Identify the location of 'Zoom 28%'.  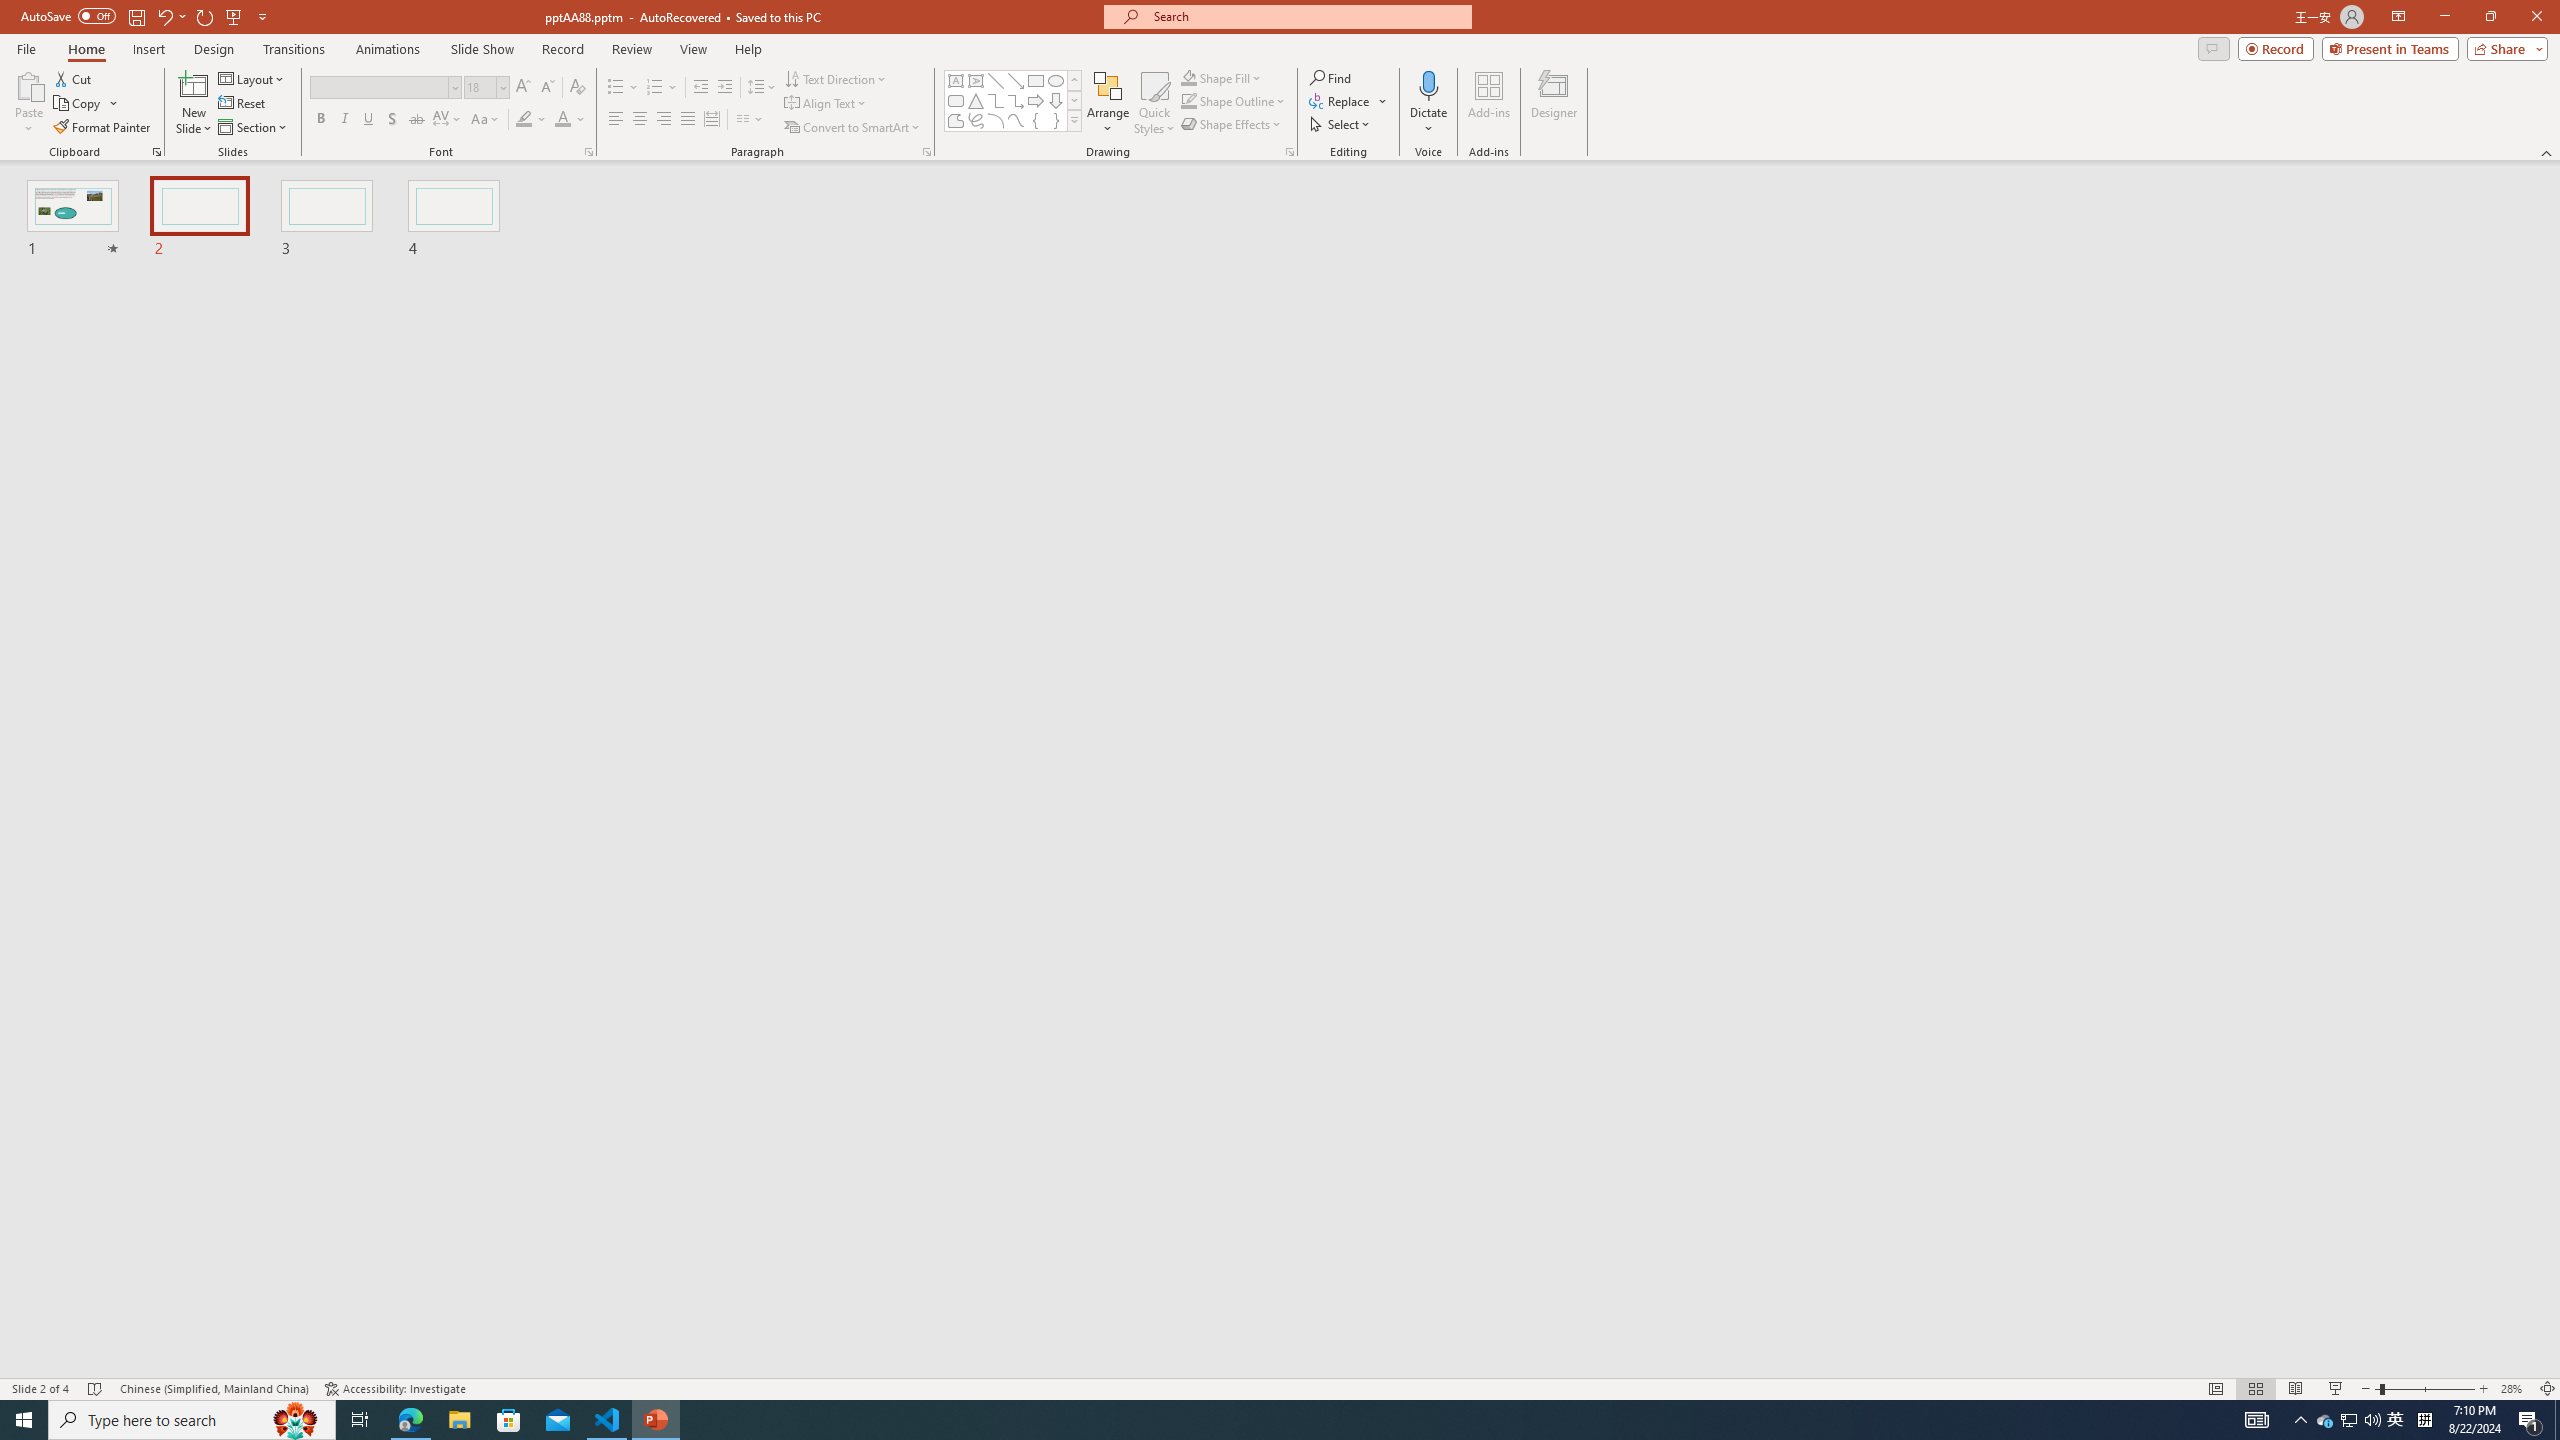
(2515, 1389).